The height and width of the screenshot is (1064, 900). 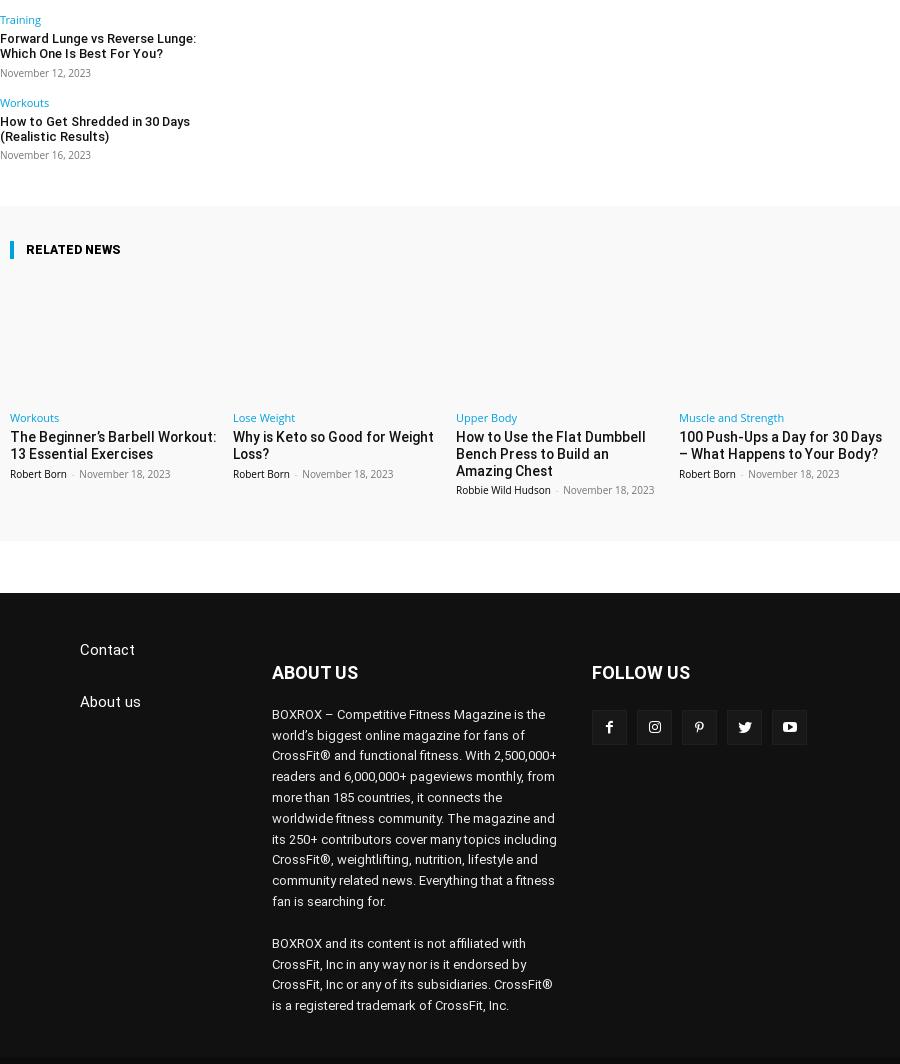 I want to click on 'Copyright © 2013-2022 by BOXROX', so click(x=177, y=1046).